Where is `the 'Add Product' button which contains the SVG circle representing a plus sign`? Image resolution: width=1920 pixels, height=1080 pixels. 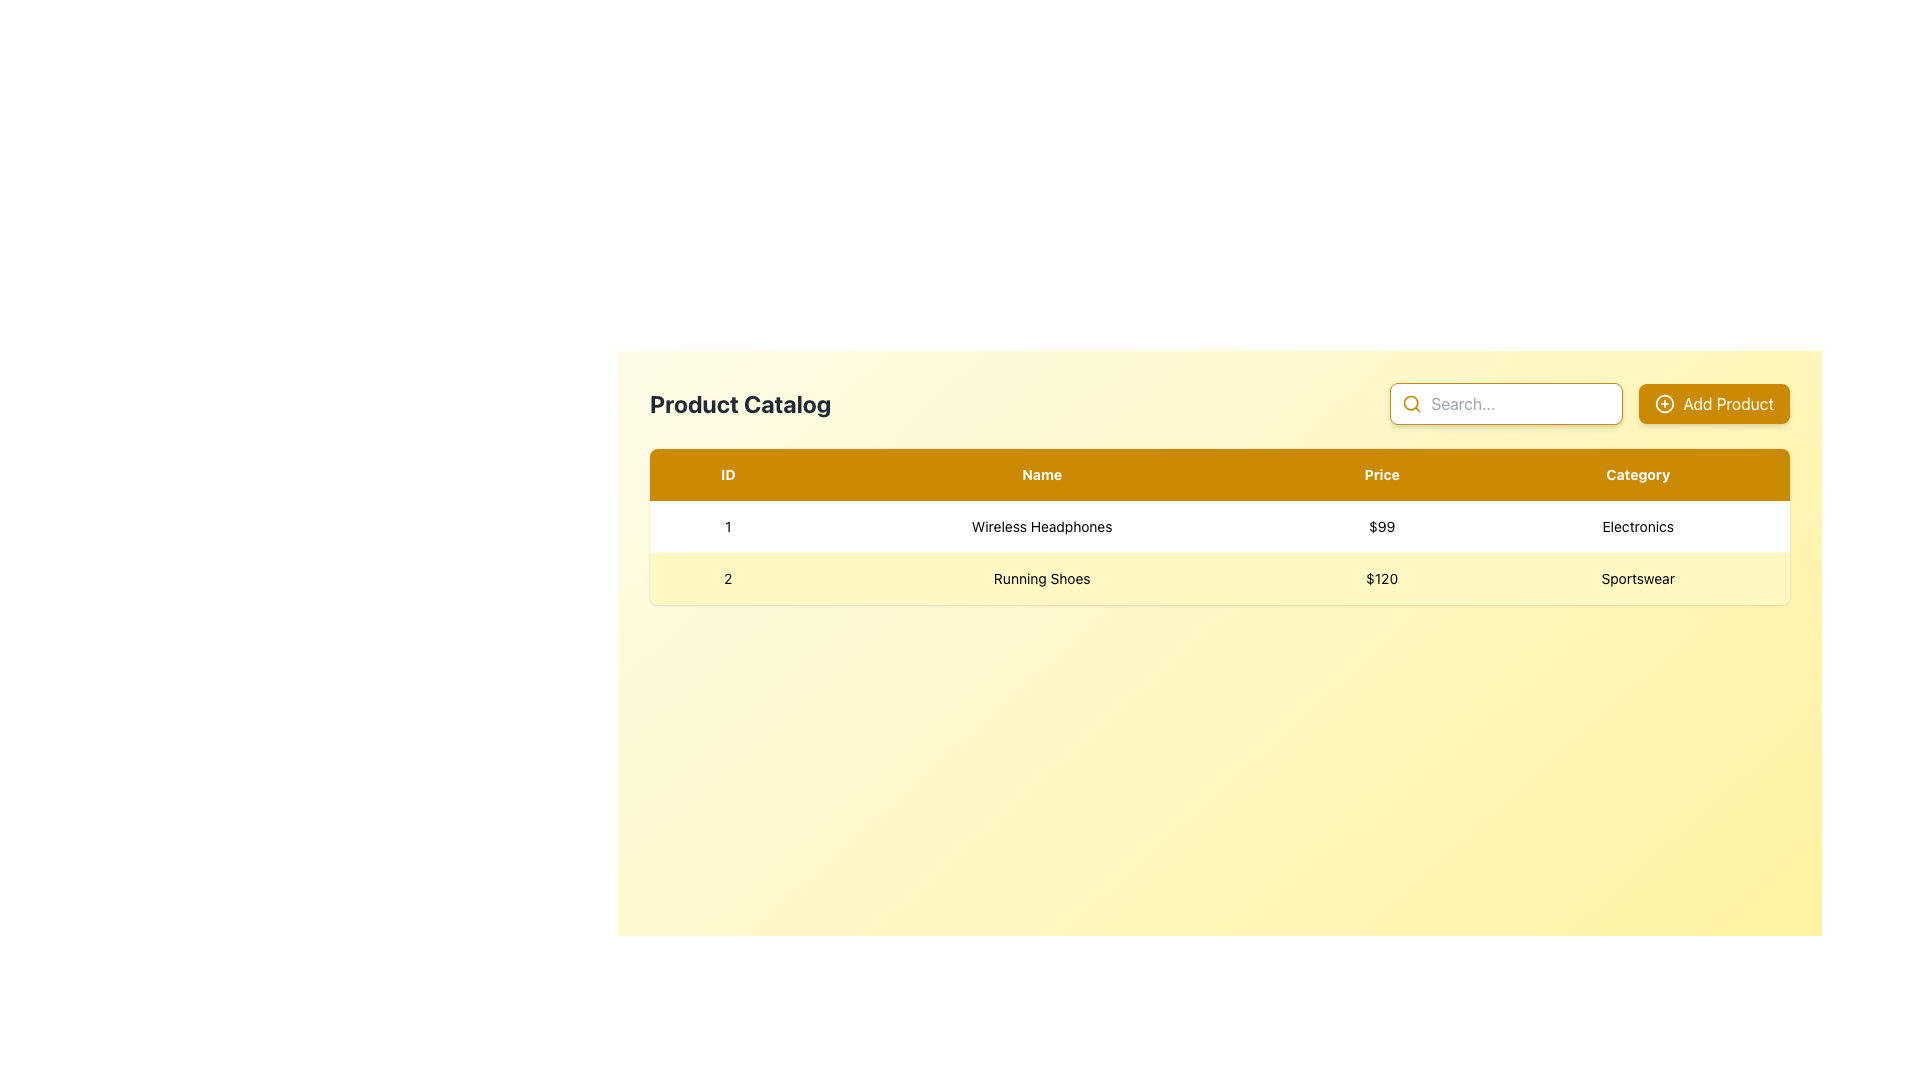 the 'Add Product' button which contains the SVG circle representing a plus sign is located at coordinates (1665, 404).